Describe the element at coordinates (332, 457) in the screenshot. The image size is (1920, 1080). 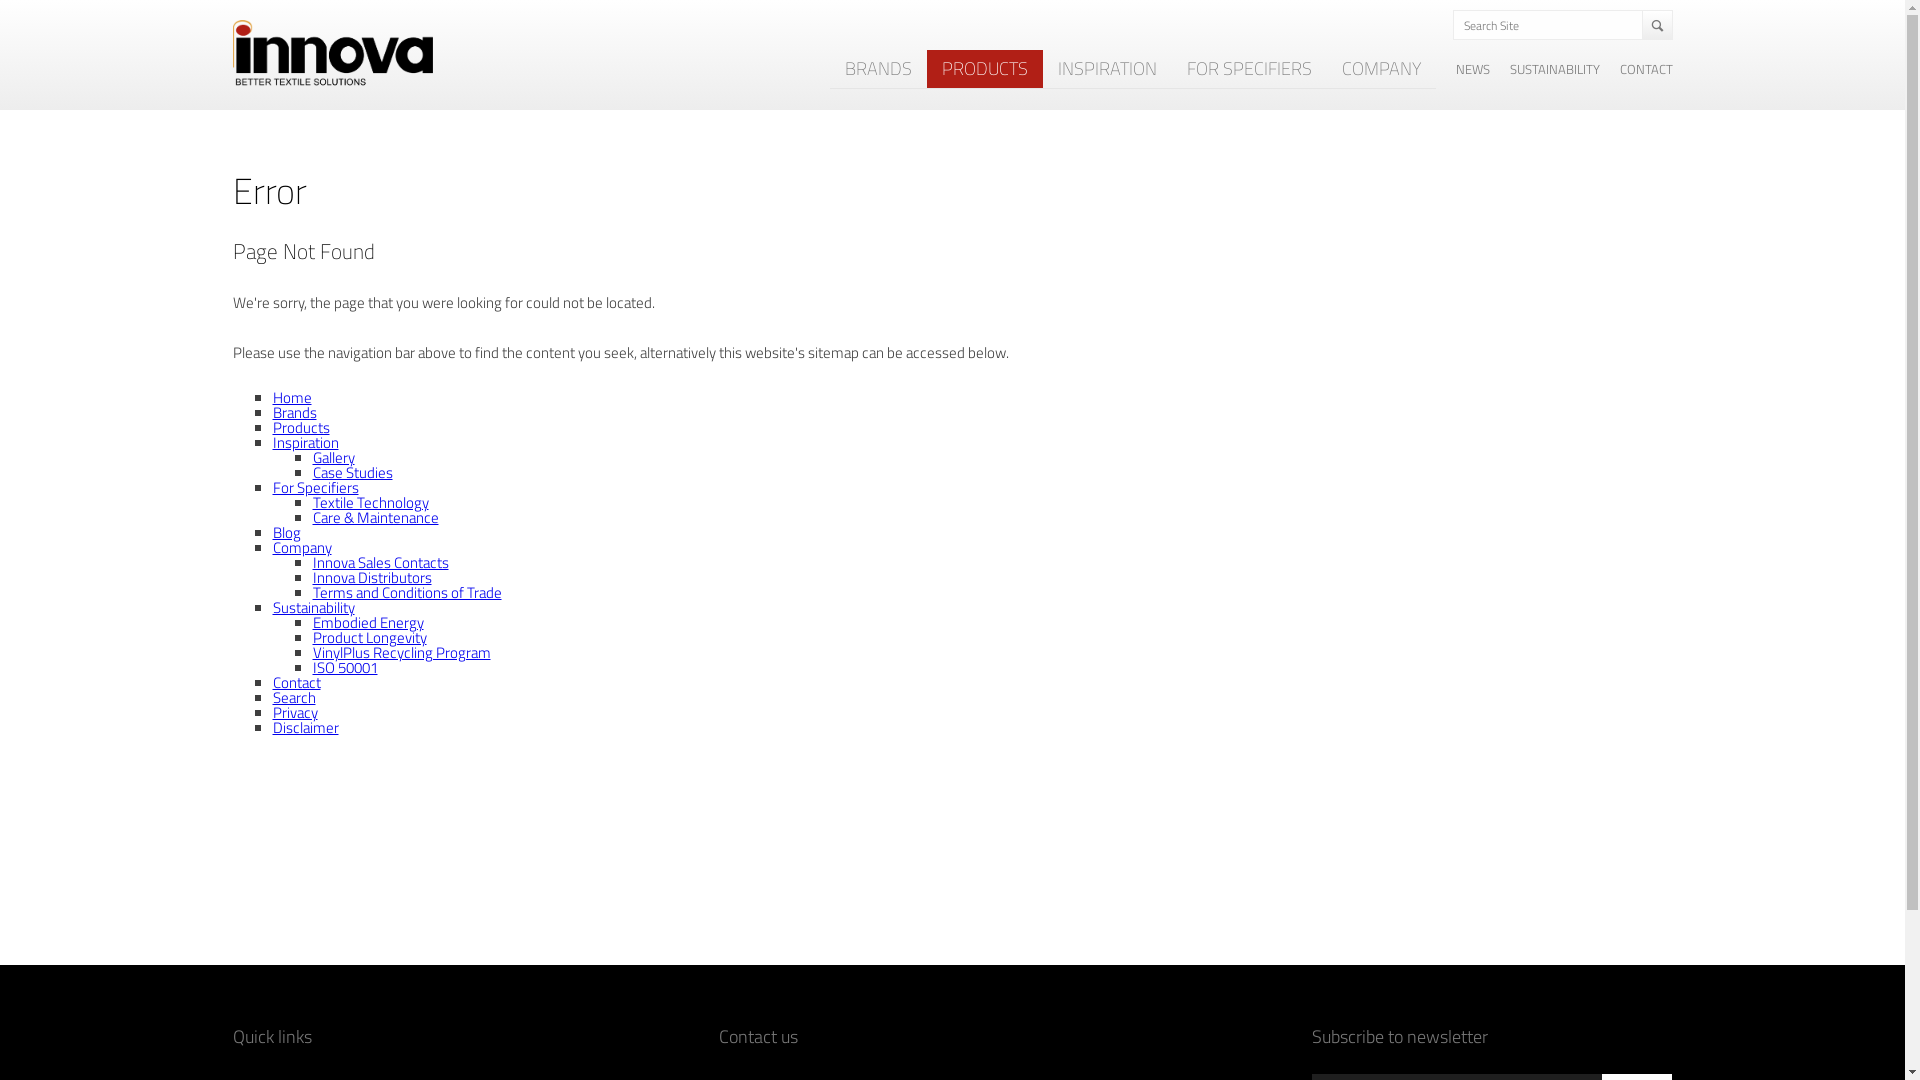
I see `'Gallery'` at that location.